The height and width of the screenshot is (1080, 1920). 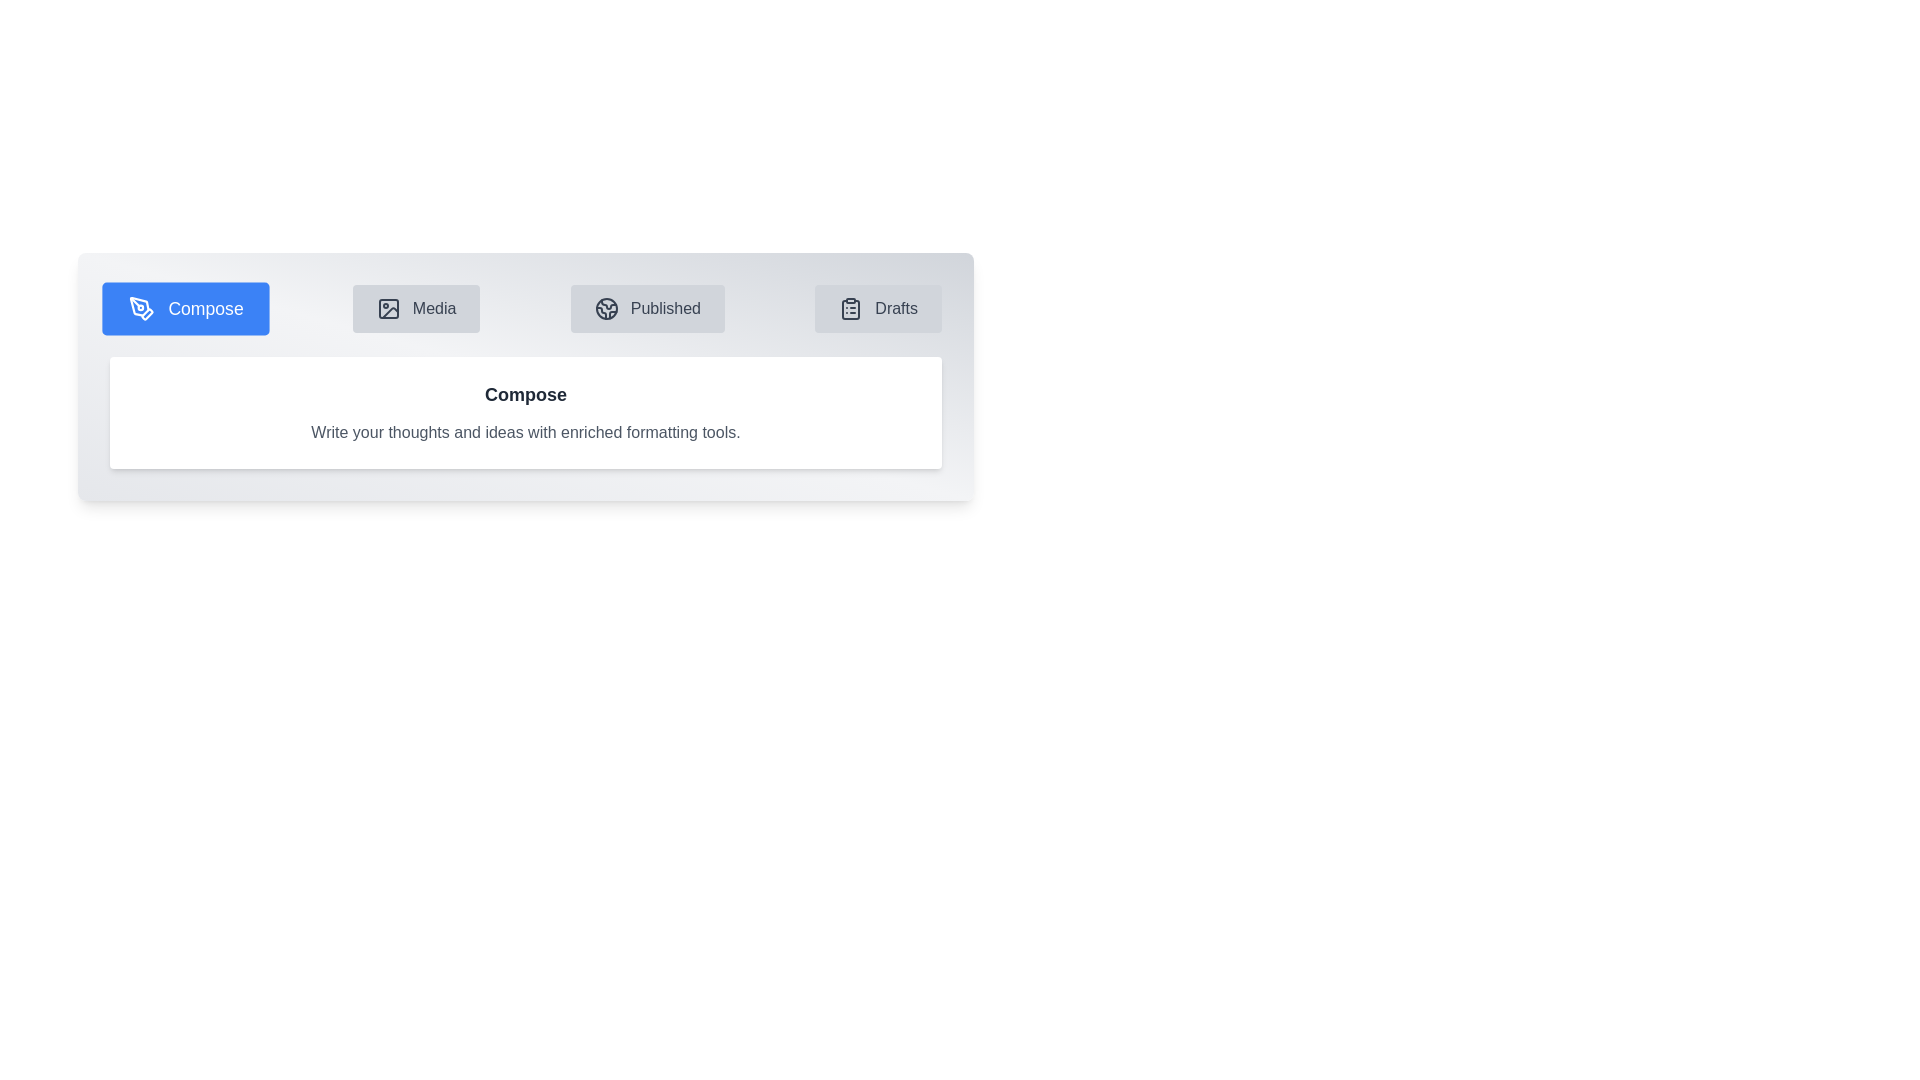 What do you see at coordinates (647, 308) in the screenshot?
I see `the Published tab to observe its visual state change` at bounding box center [647, 308].